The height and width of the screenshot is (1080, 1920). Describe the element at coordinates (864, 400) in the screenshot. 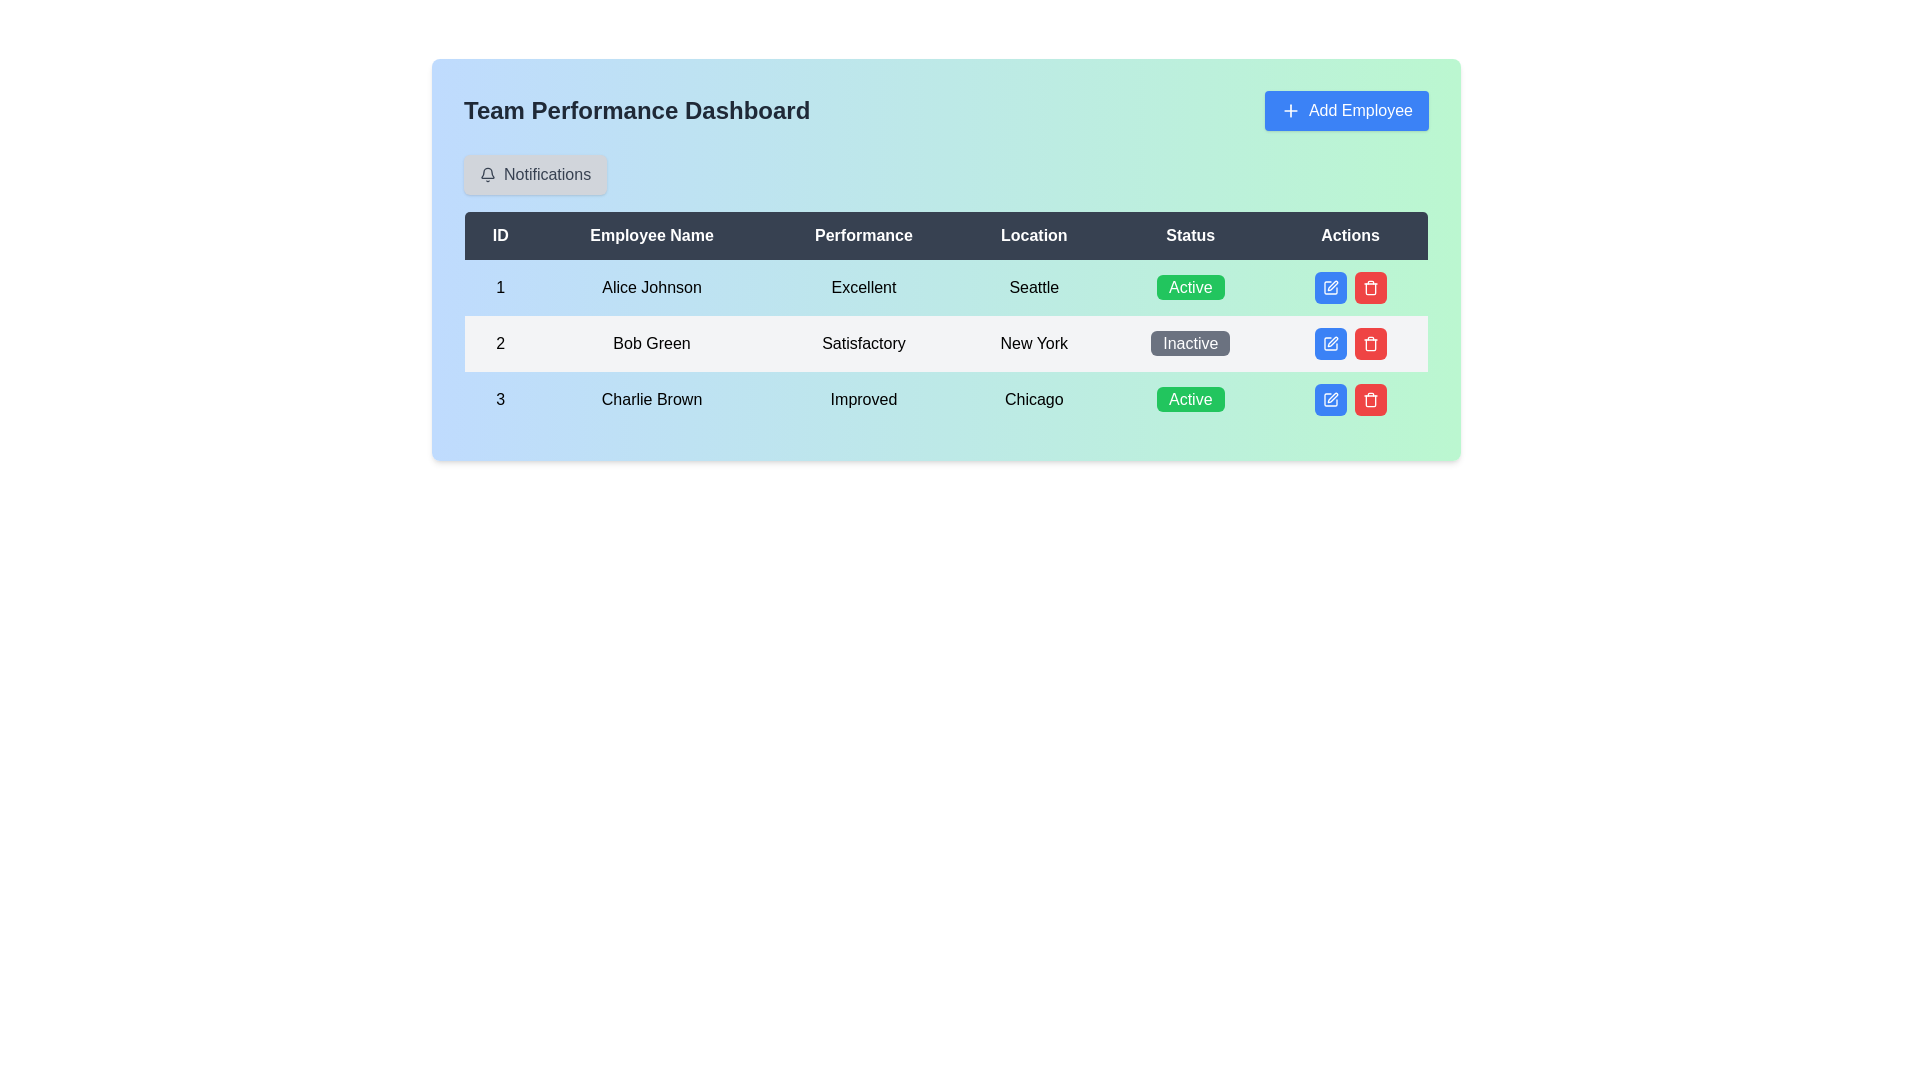

I see `the text label containing the word 'Improved' located in the 'Performance' column of the table aligned with the 'Charlie Brown' row` at that location.